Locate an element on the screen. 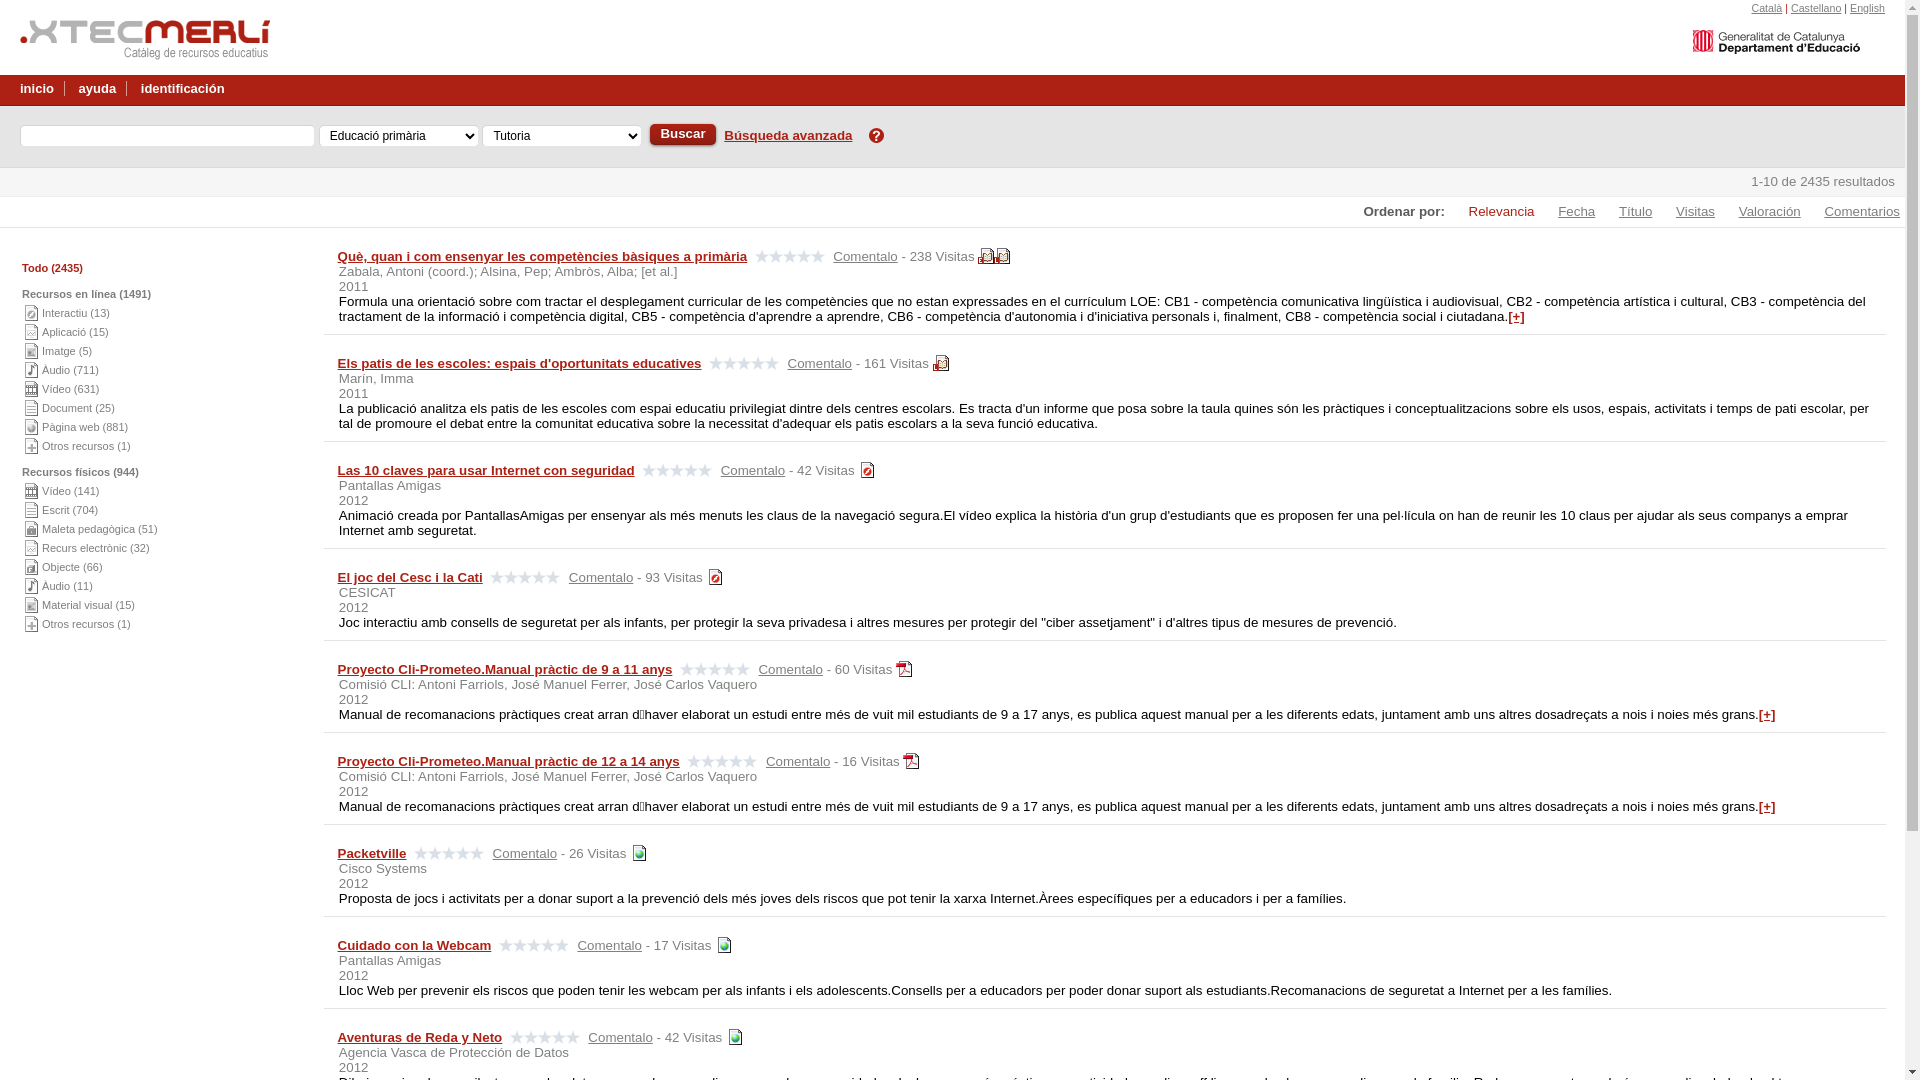 The image size is (1920, 1080). 'Fecha' is located at coordinates (1565, 211).